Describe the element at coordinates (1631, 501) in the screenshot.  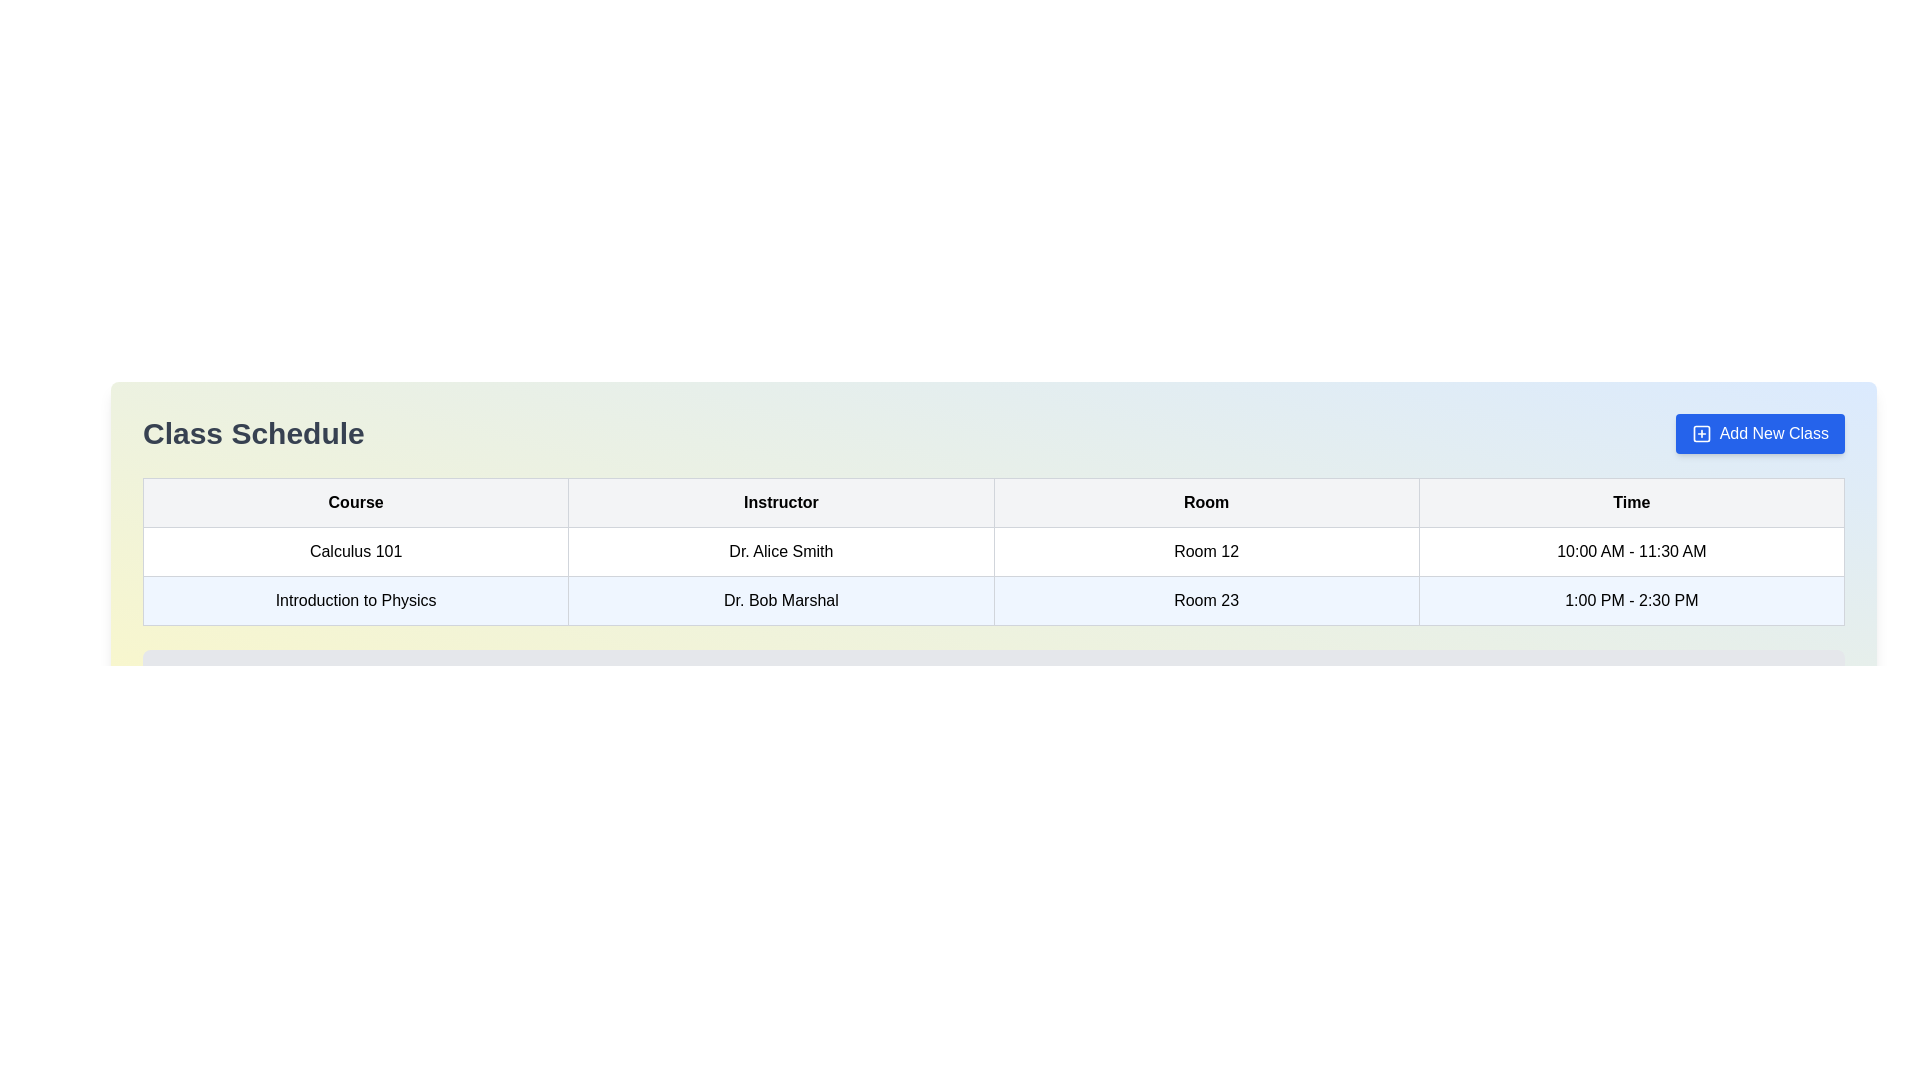
I see `the Table Header Cell containing the text 'Time', which is the fourth column header in the table, characterized by a bold black font on a light gray background` at that location.